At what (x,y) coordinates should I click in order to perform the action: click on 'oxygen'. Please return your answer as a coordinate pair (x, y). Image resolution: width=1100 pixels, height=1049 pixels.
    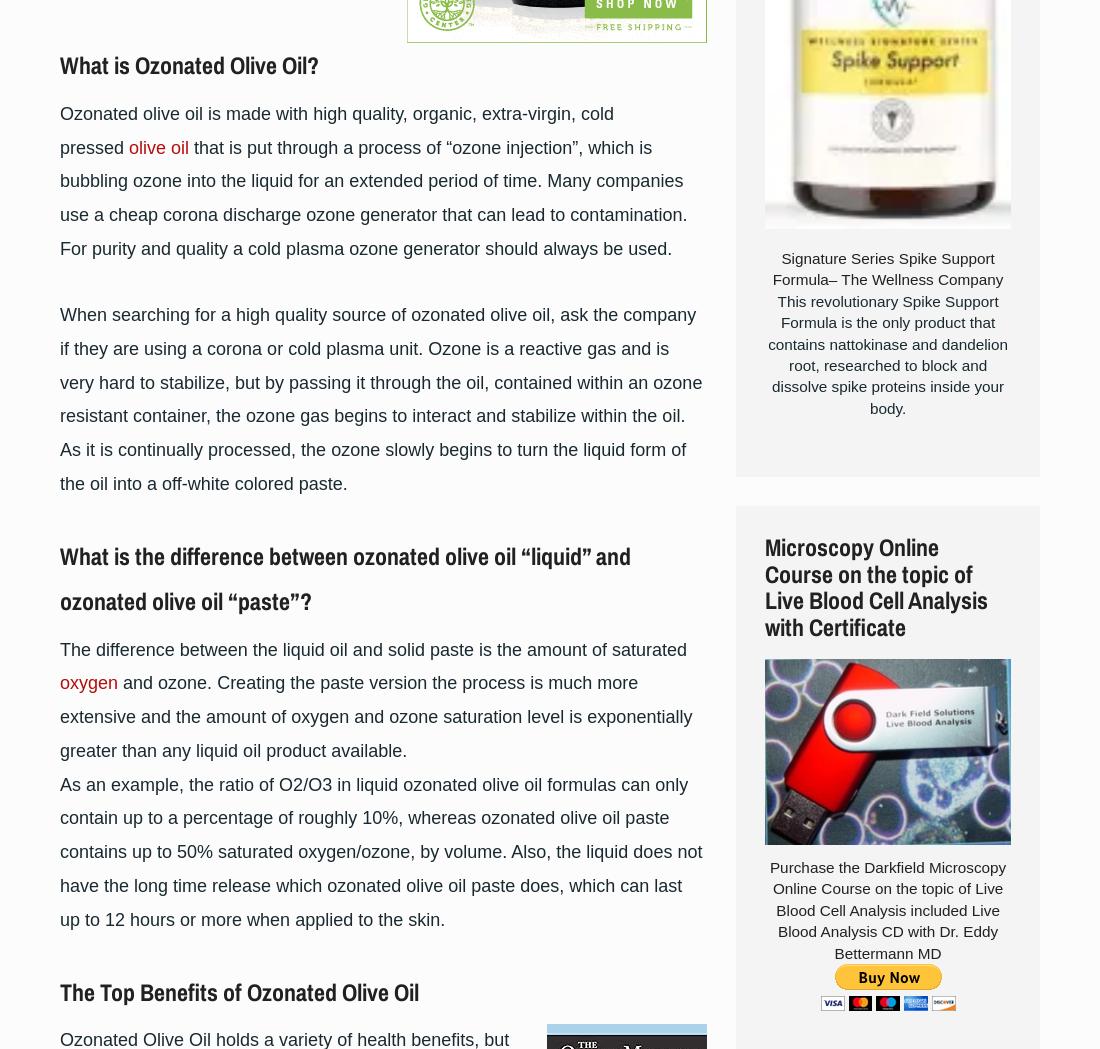
    Looking at the image, I should click on (58, 682).